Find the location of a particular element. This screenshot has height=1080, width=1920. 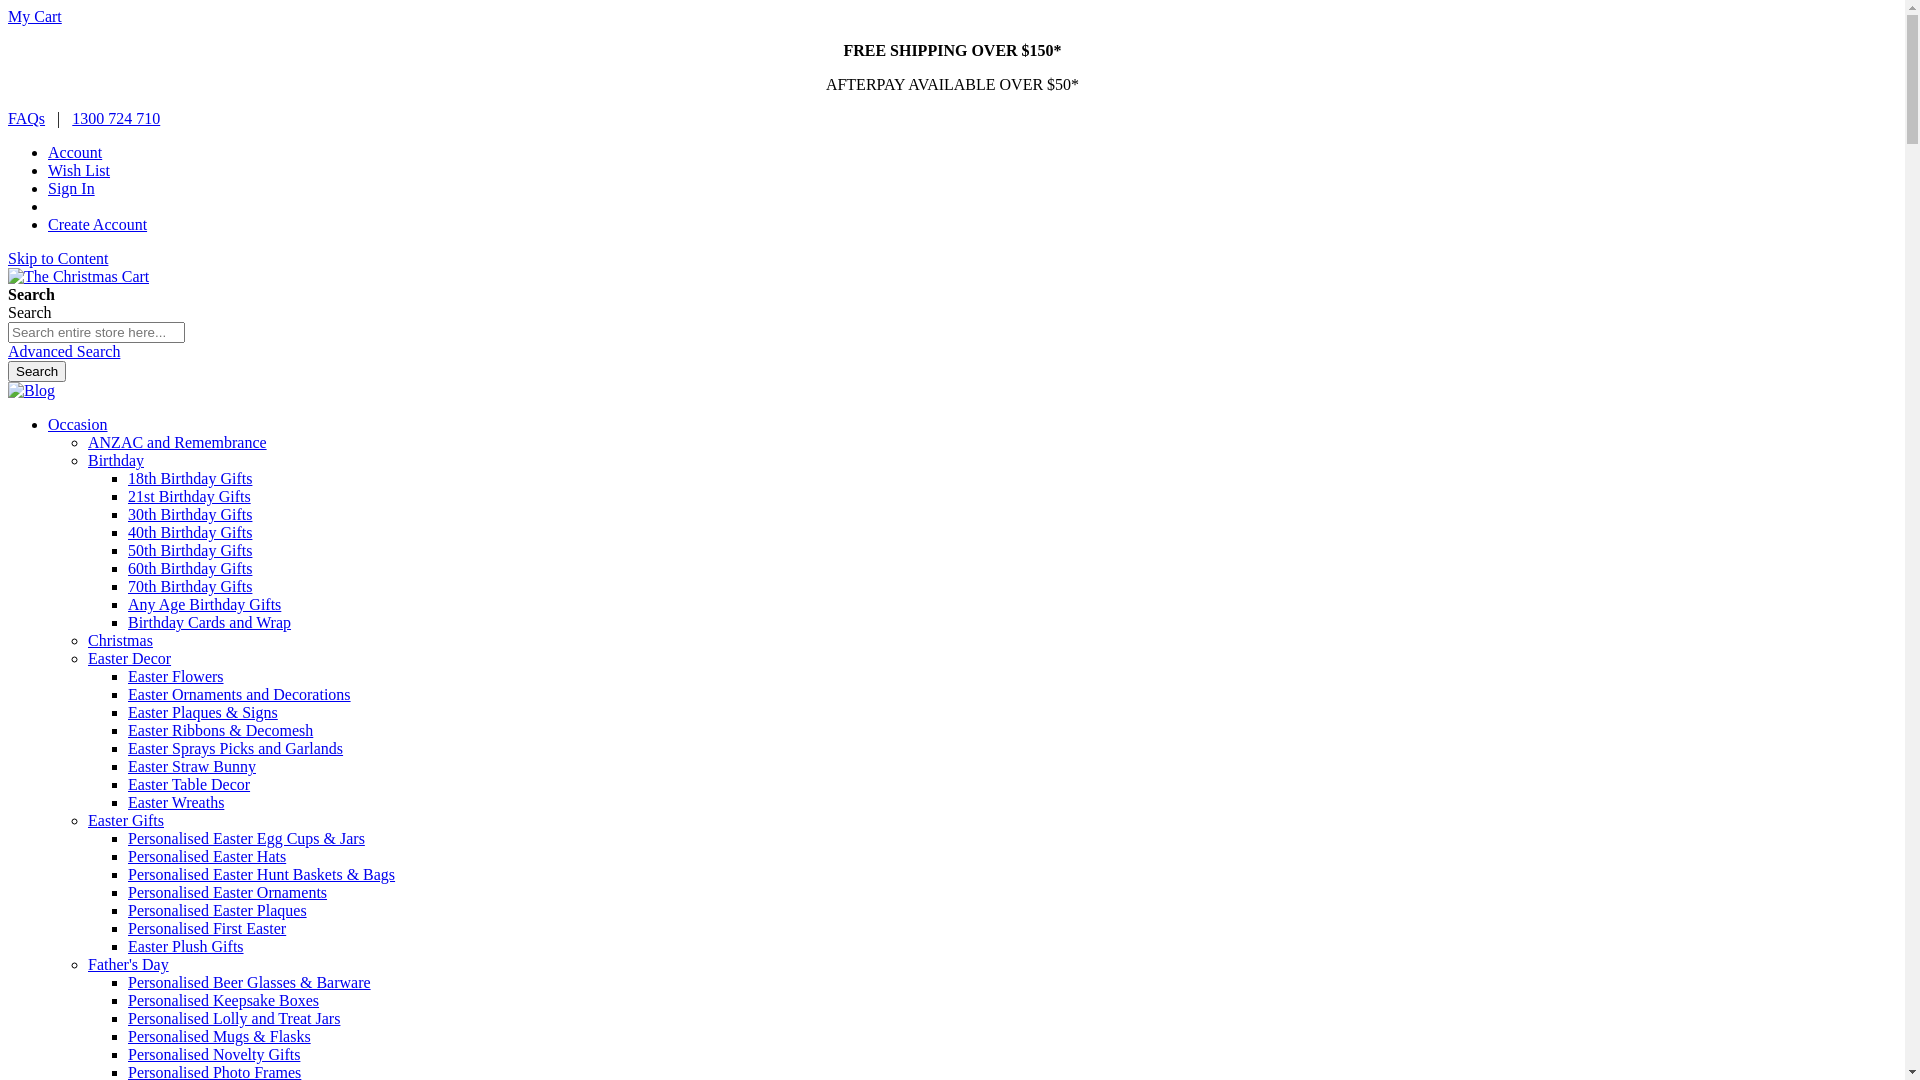

'Easter Gifts' is located at coordinates (124, 820).